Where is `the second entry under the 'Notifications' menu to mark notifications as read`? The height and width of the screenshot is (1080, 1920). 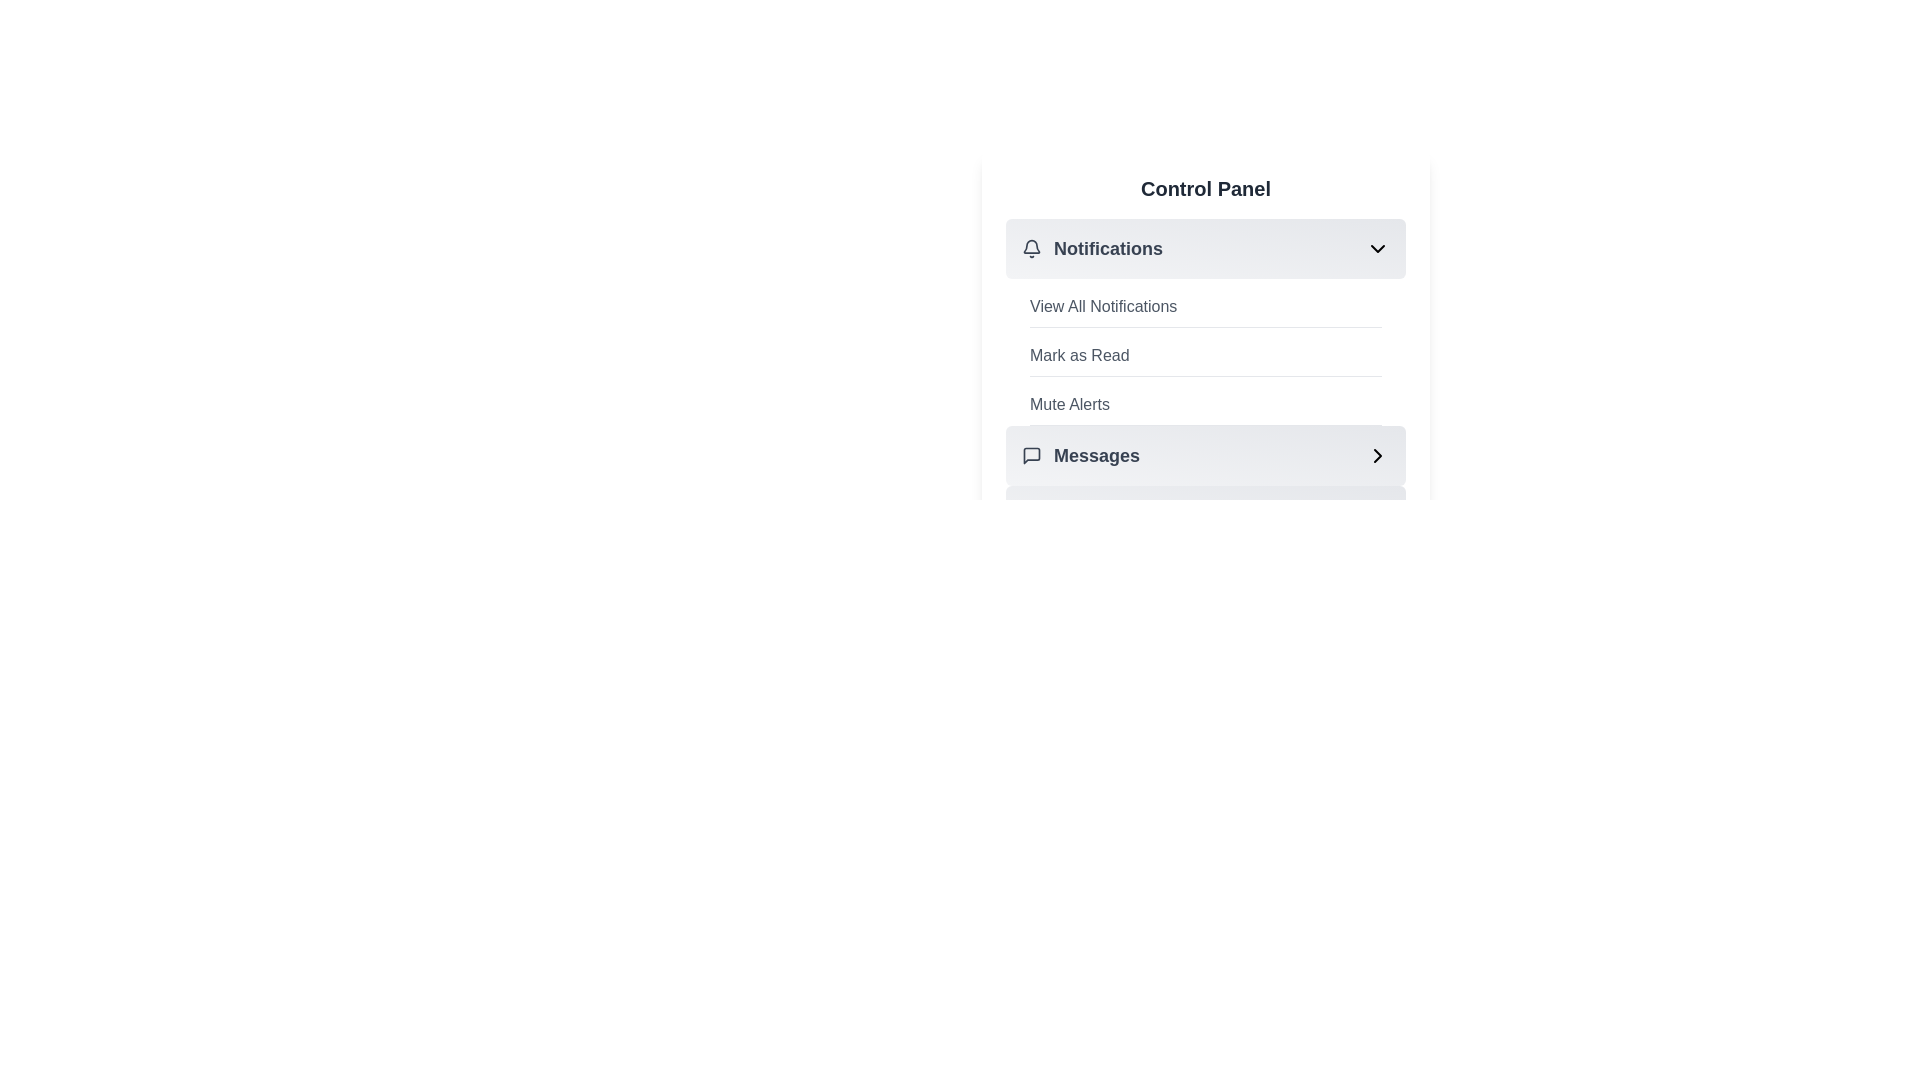 the second entry under the 'Notifications' menu to mark notifications as read is located at coordinates (1204, 360).